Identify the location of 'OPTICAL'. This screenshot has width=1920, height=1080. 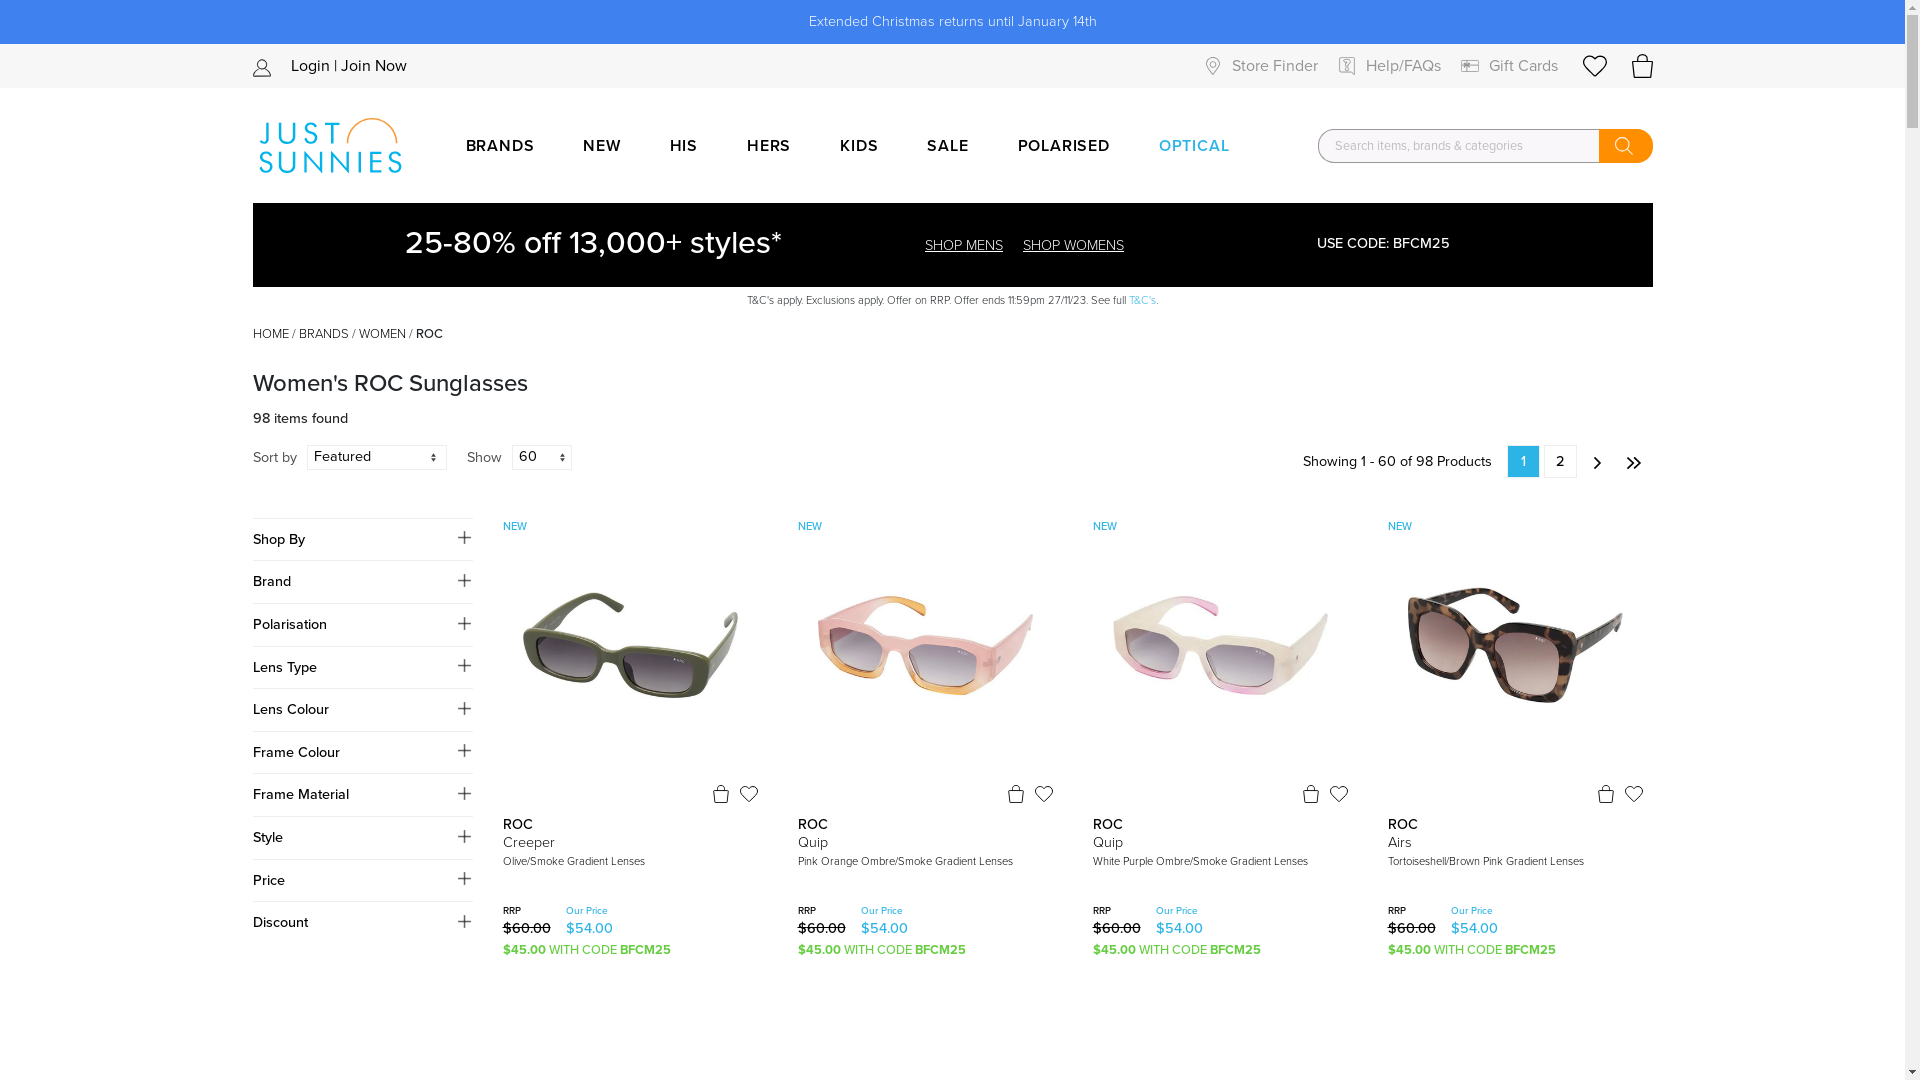
(1141, 144).